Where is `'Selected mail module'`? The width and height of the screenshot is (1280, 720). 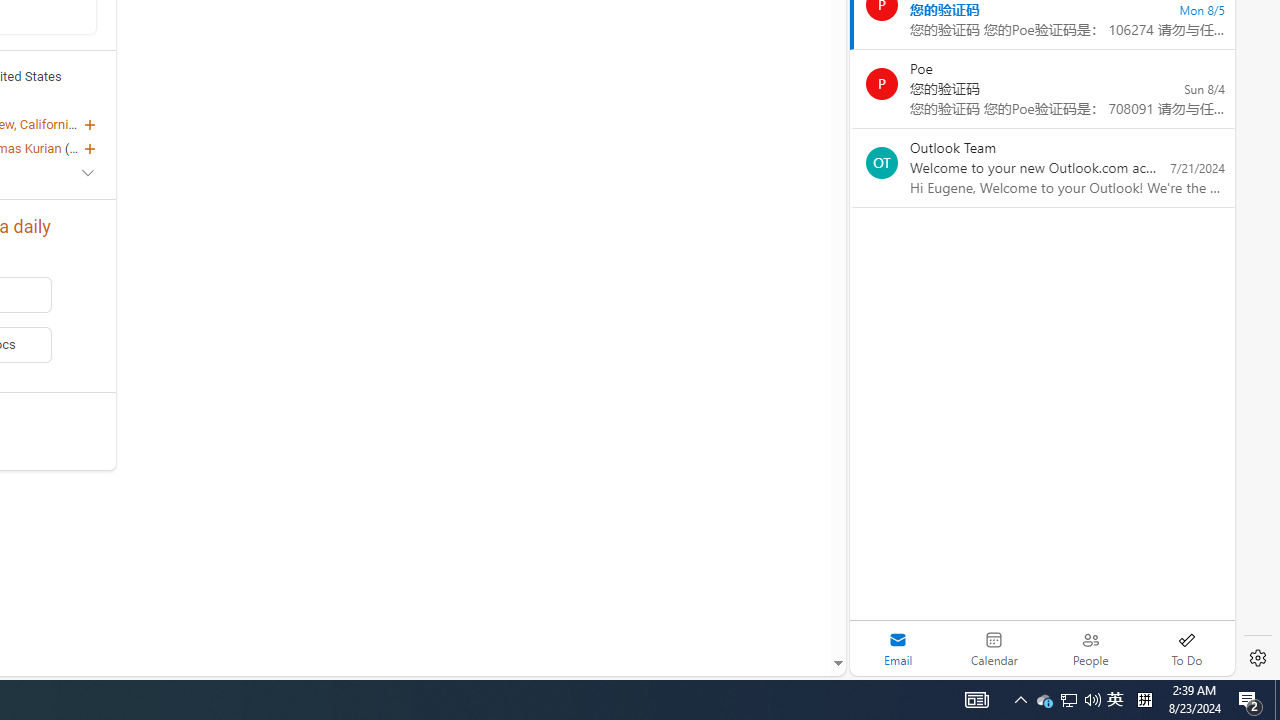
'Selected mail module' is located at coordinates (897, 648).